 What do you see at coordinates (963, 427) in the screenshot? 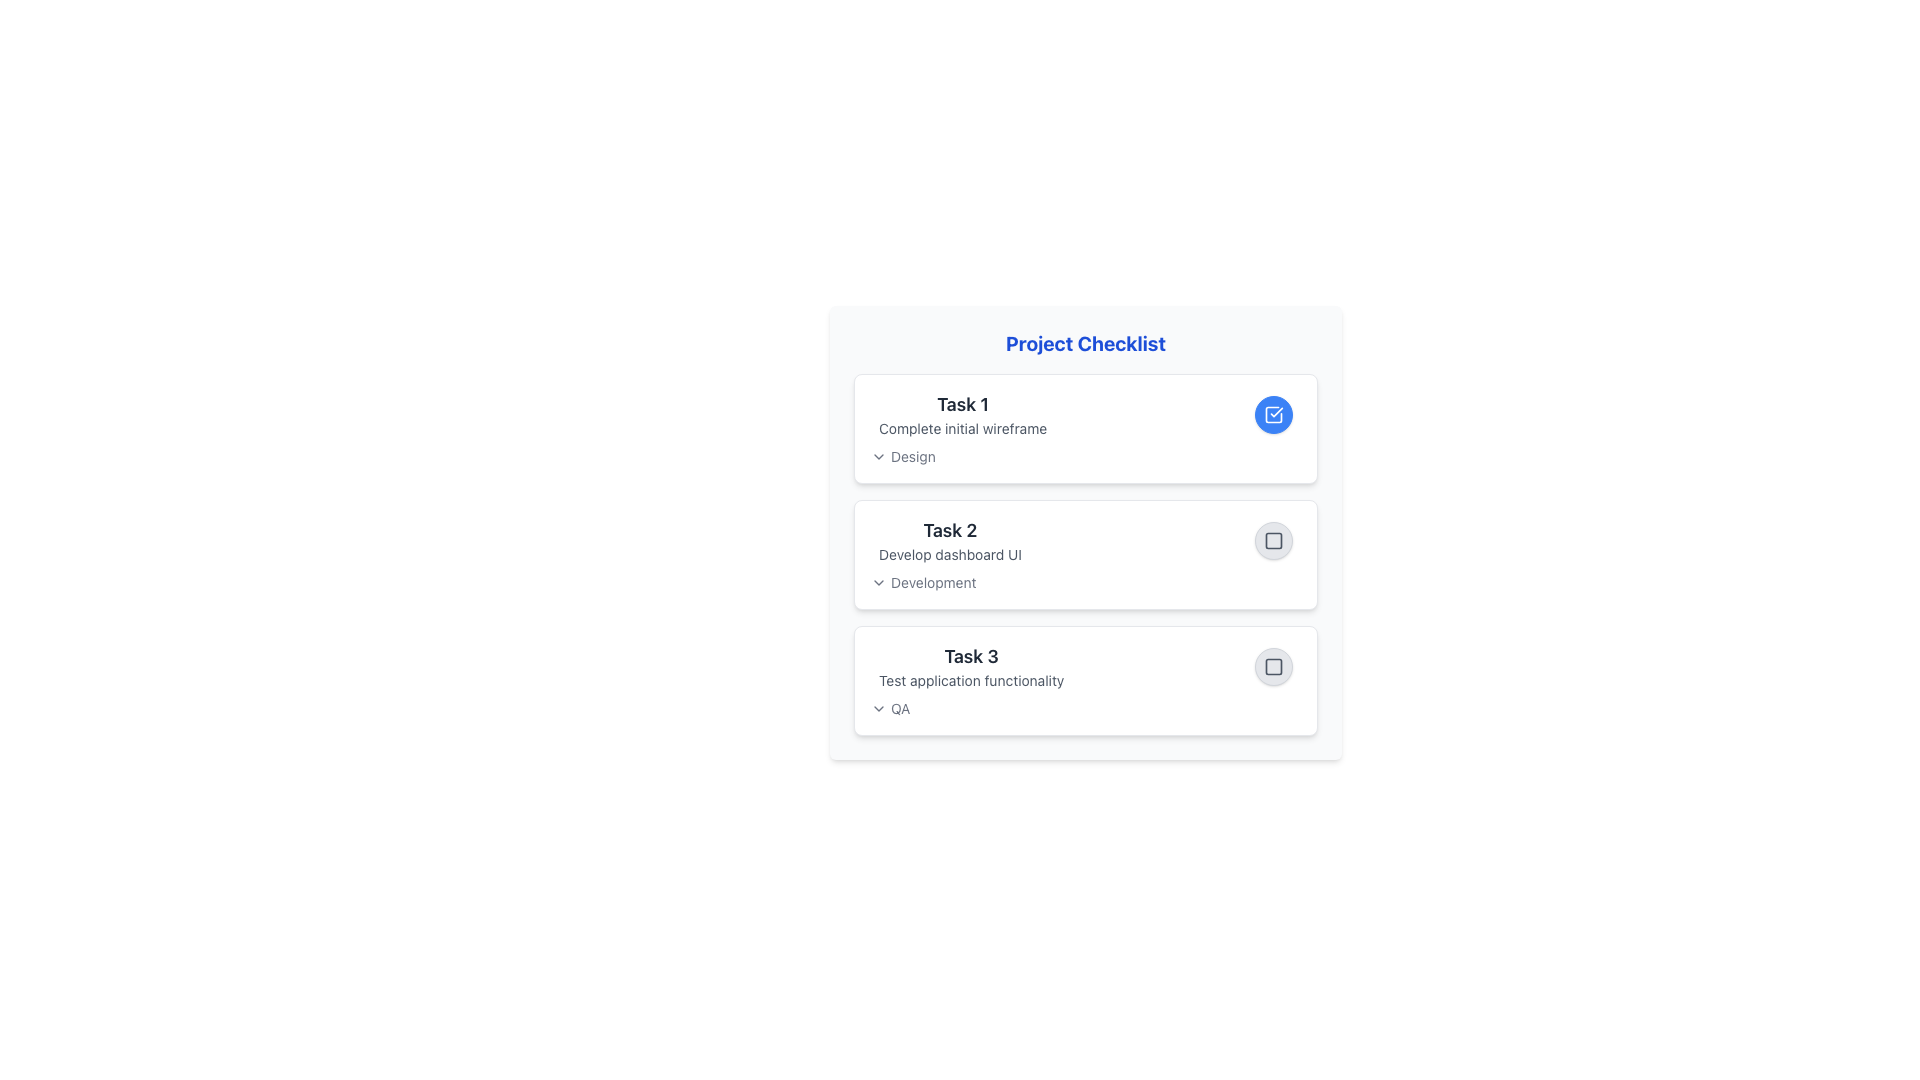
I see `the static text displaying 'Complete initial wireframe' located beneath 'Task 1' in the checklist interface` at bounding box center [963, 427].